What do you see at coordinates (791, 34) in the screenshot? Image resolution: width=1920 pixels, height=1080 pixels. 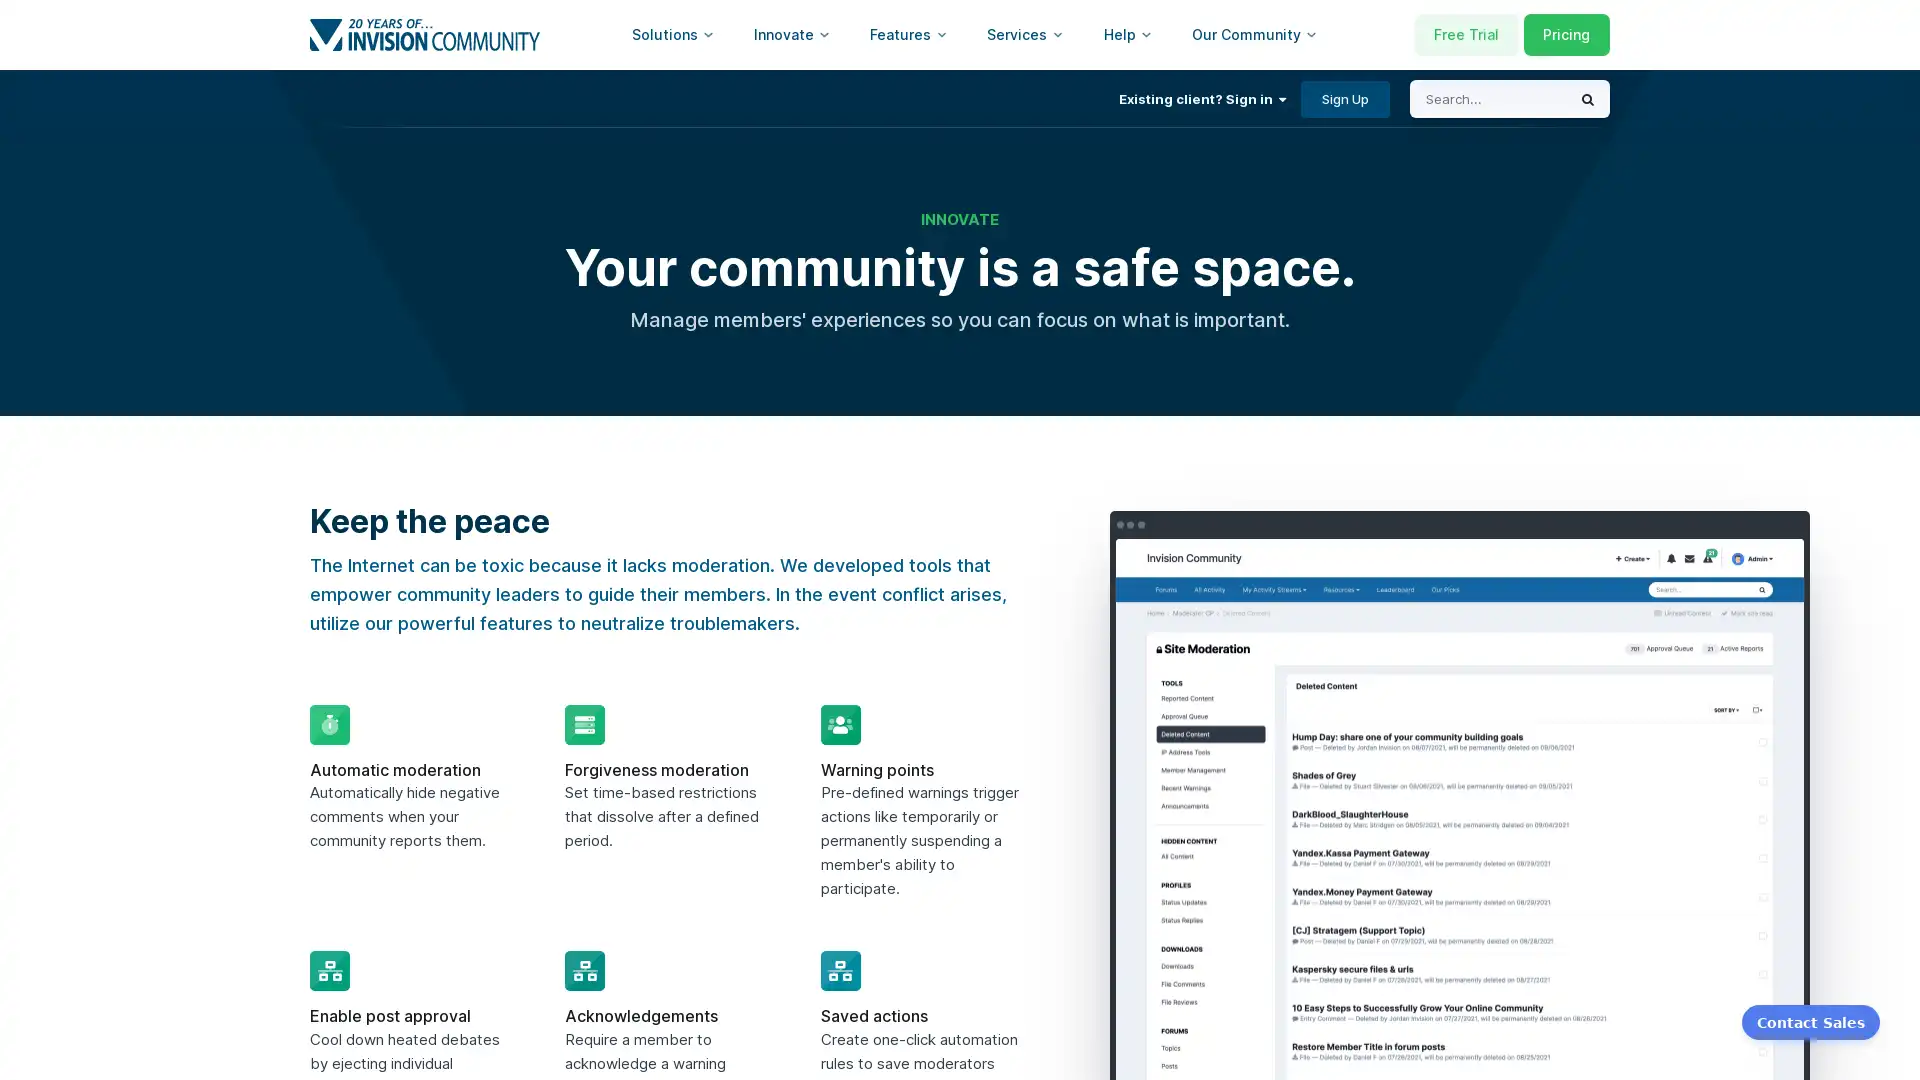 I see `Innovate` at bounding box center [791, 34].